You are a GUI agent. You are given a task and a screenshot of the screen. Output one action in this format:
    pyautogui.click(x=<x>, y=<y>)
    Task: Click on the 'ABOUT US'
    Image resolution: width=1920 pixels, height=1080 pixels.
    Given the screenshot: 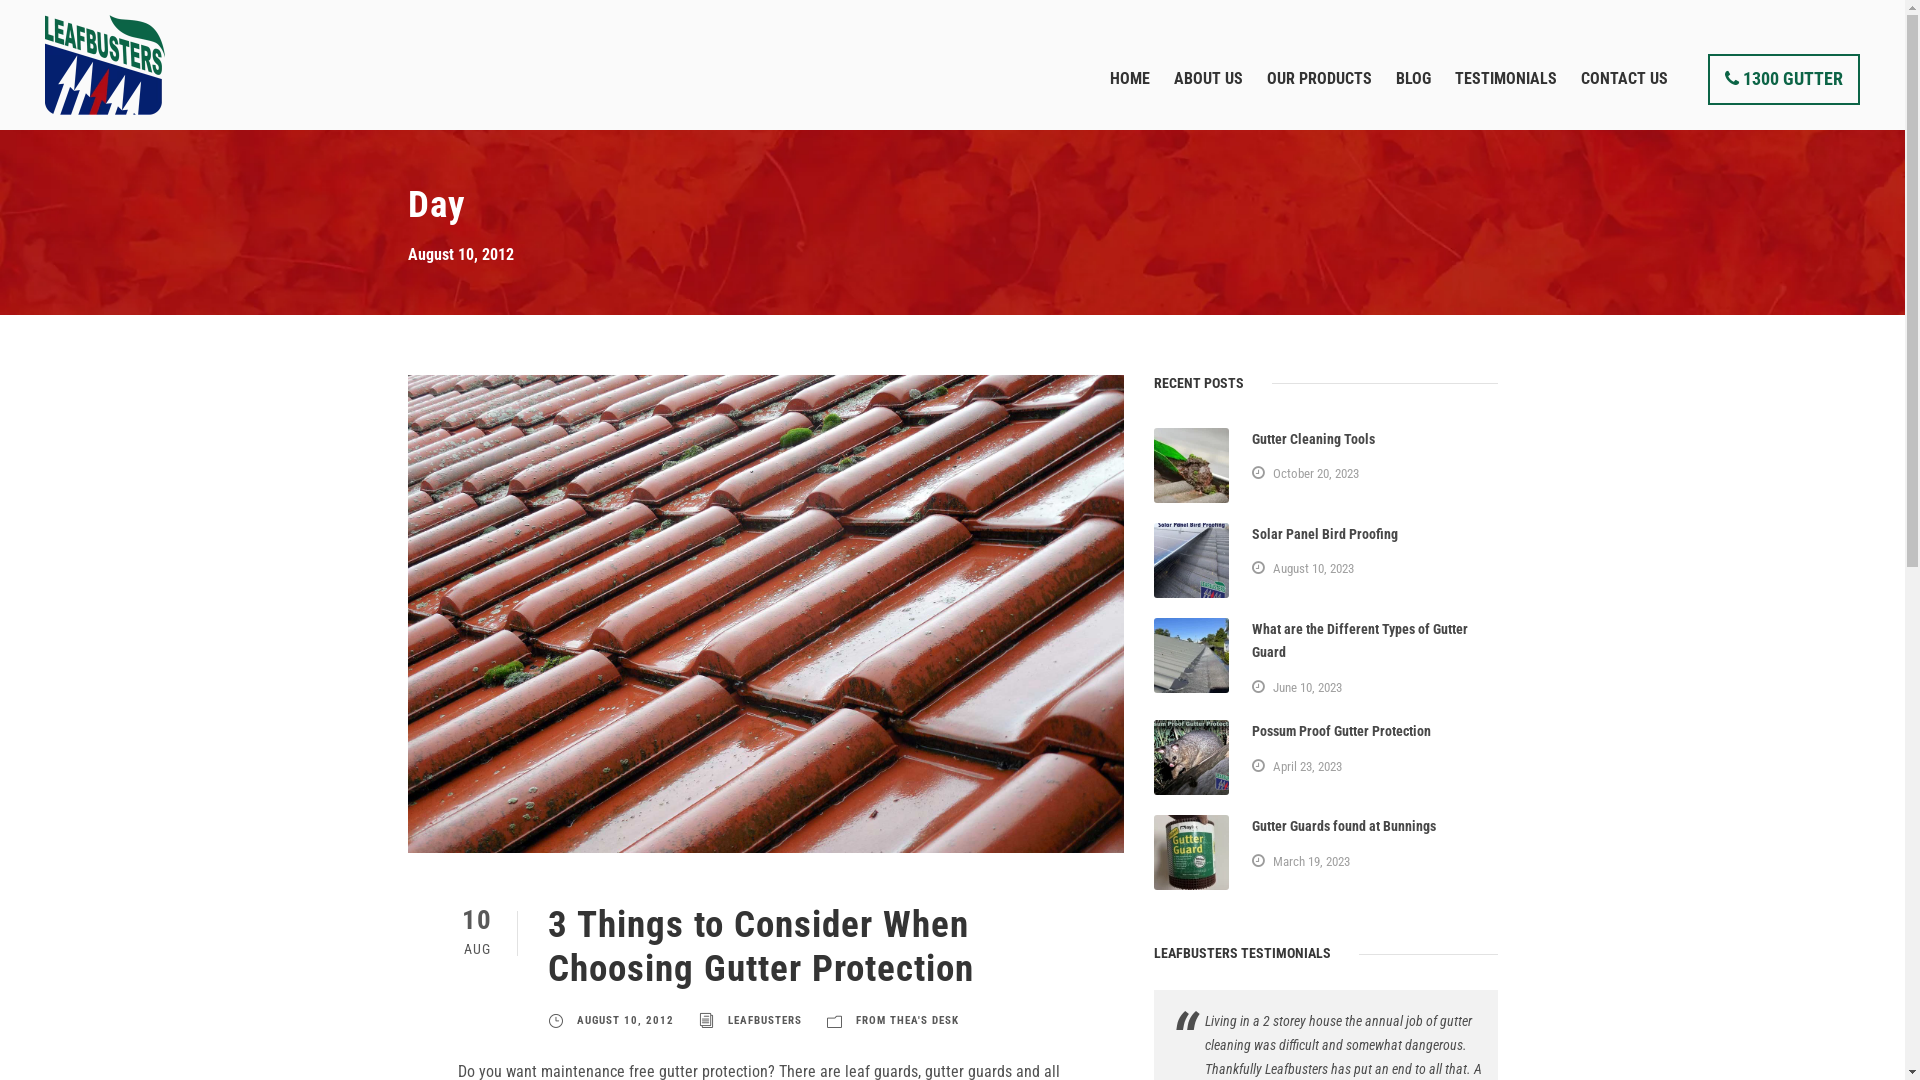 What is the action you would take?
    pyautogui.click(x=1207, y=97)
    